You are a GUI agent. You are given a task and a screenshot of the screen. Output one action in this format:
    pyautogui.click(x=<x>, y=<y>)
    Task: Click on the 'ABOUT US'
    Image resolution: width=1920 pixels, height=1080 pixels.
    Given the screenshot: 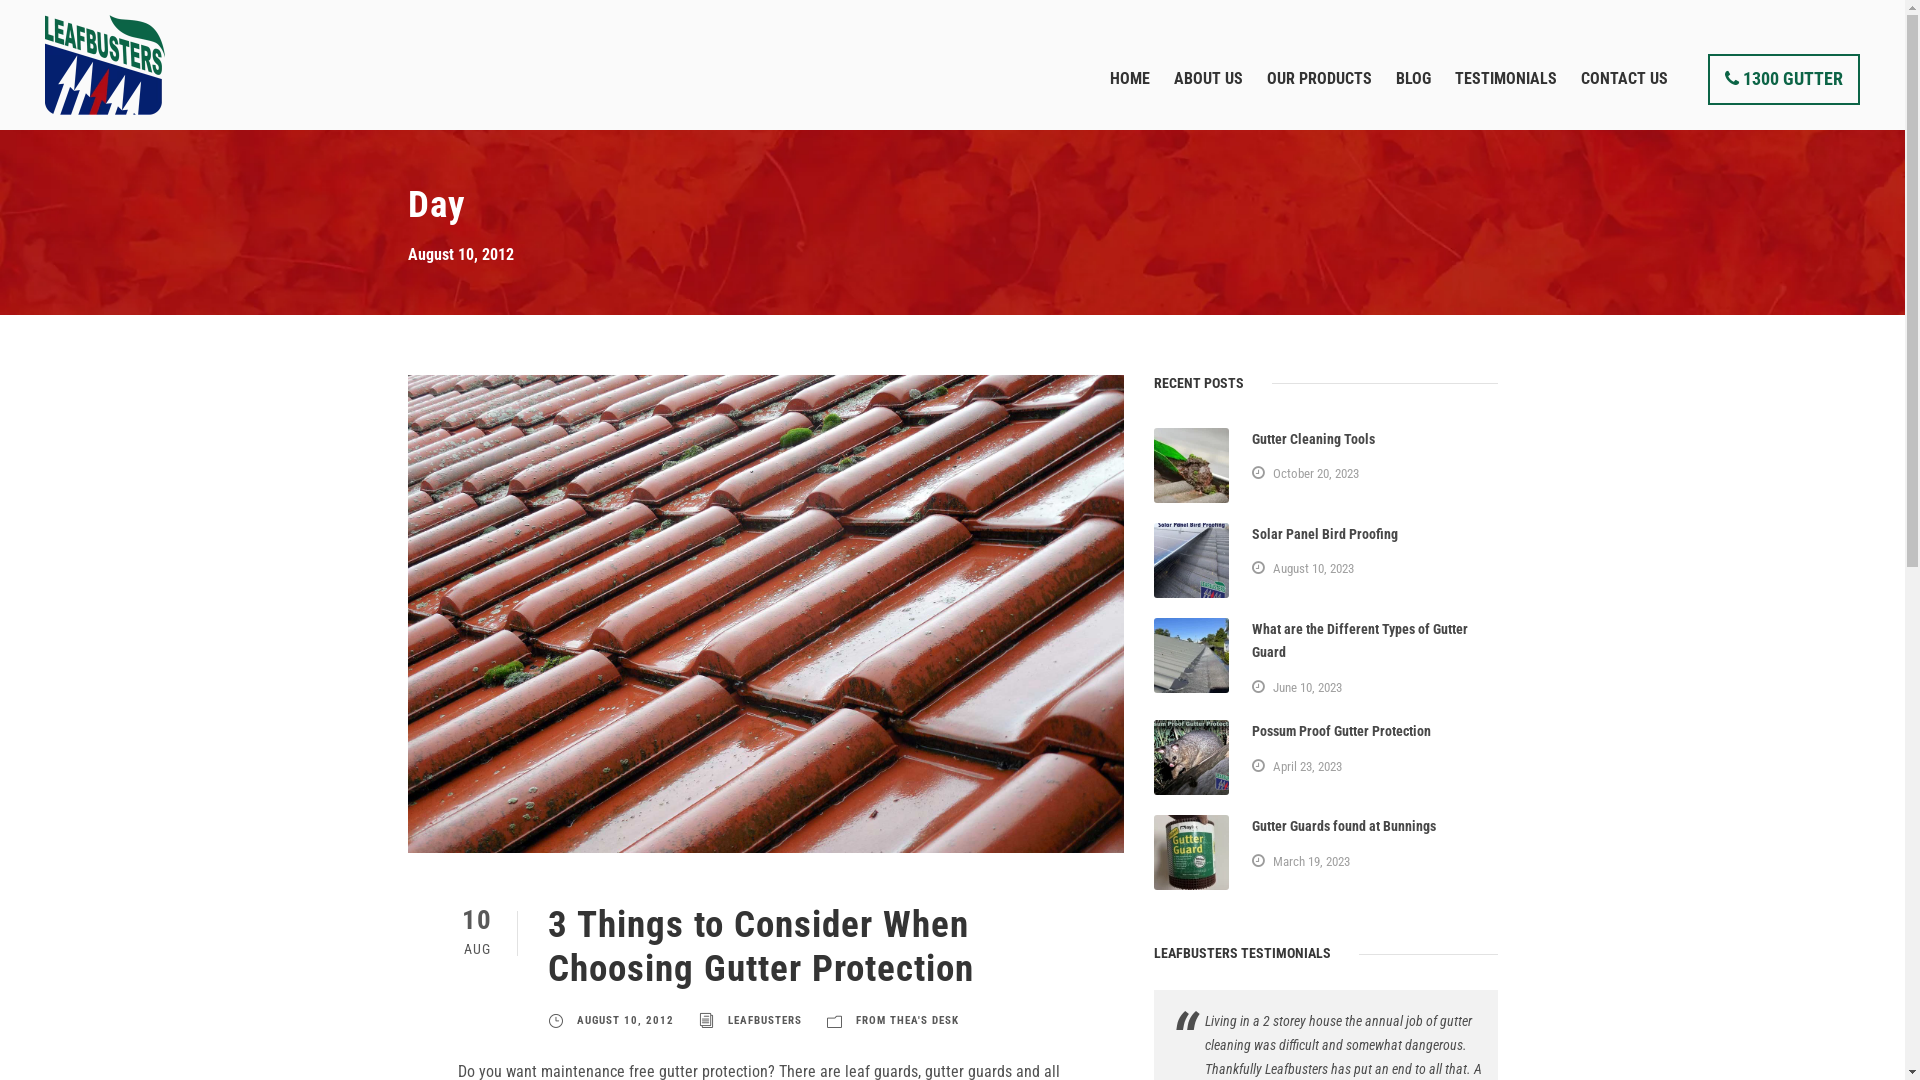 What is the action you would take?
    pyautogui.click(x=1207, y=97)
    